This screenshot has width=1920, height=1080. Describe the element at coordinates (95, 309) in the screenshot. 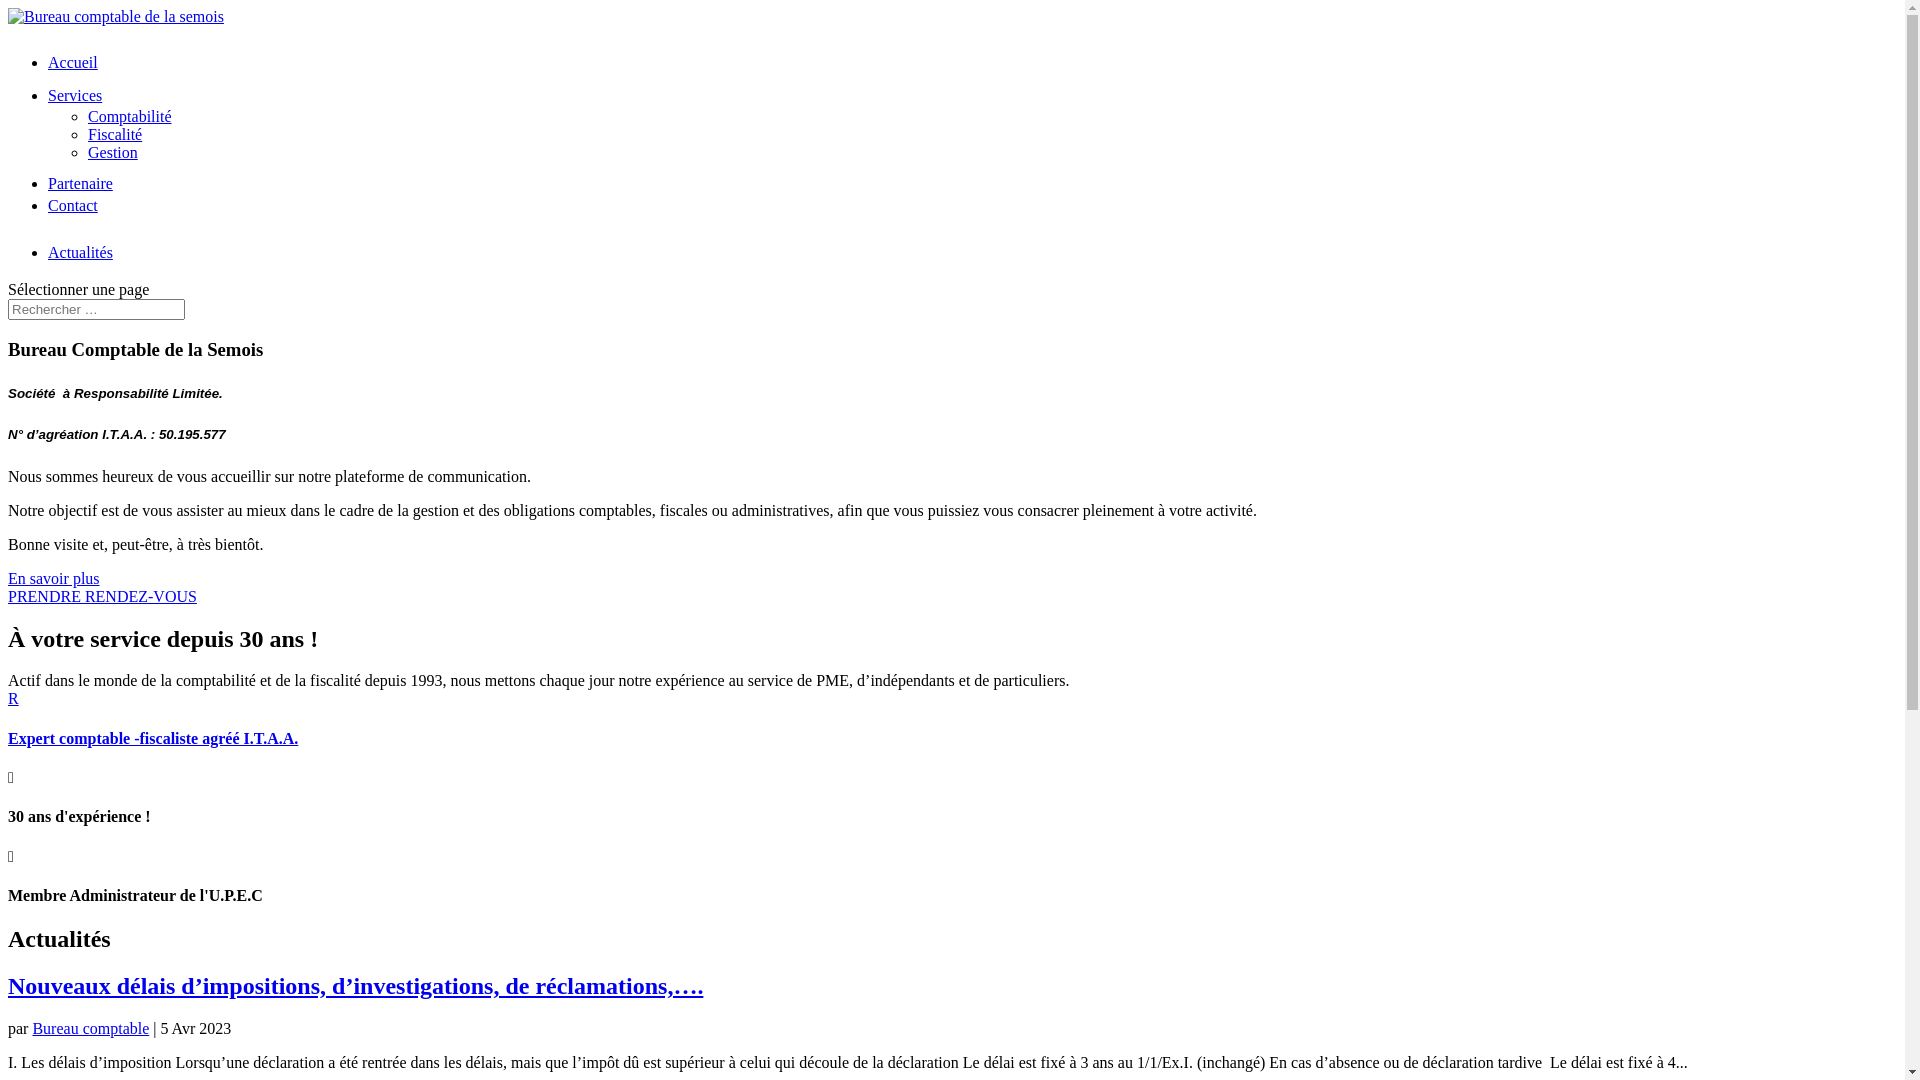

I see `'Rechercher:'` at that location.